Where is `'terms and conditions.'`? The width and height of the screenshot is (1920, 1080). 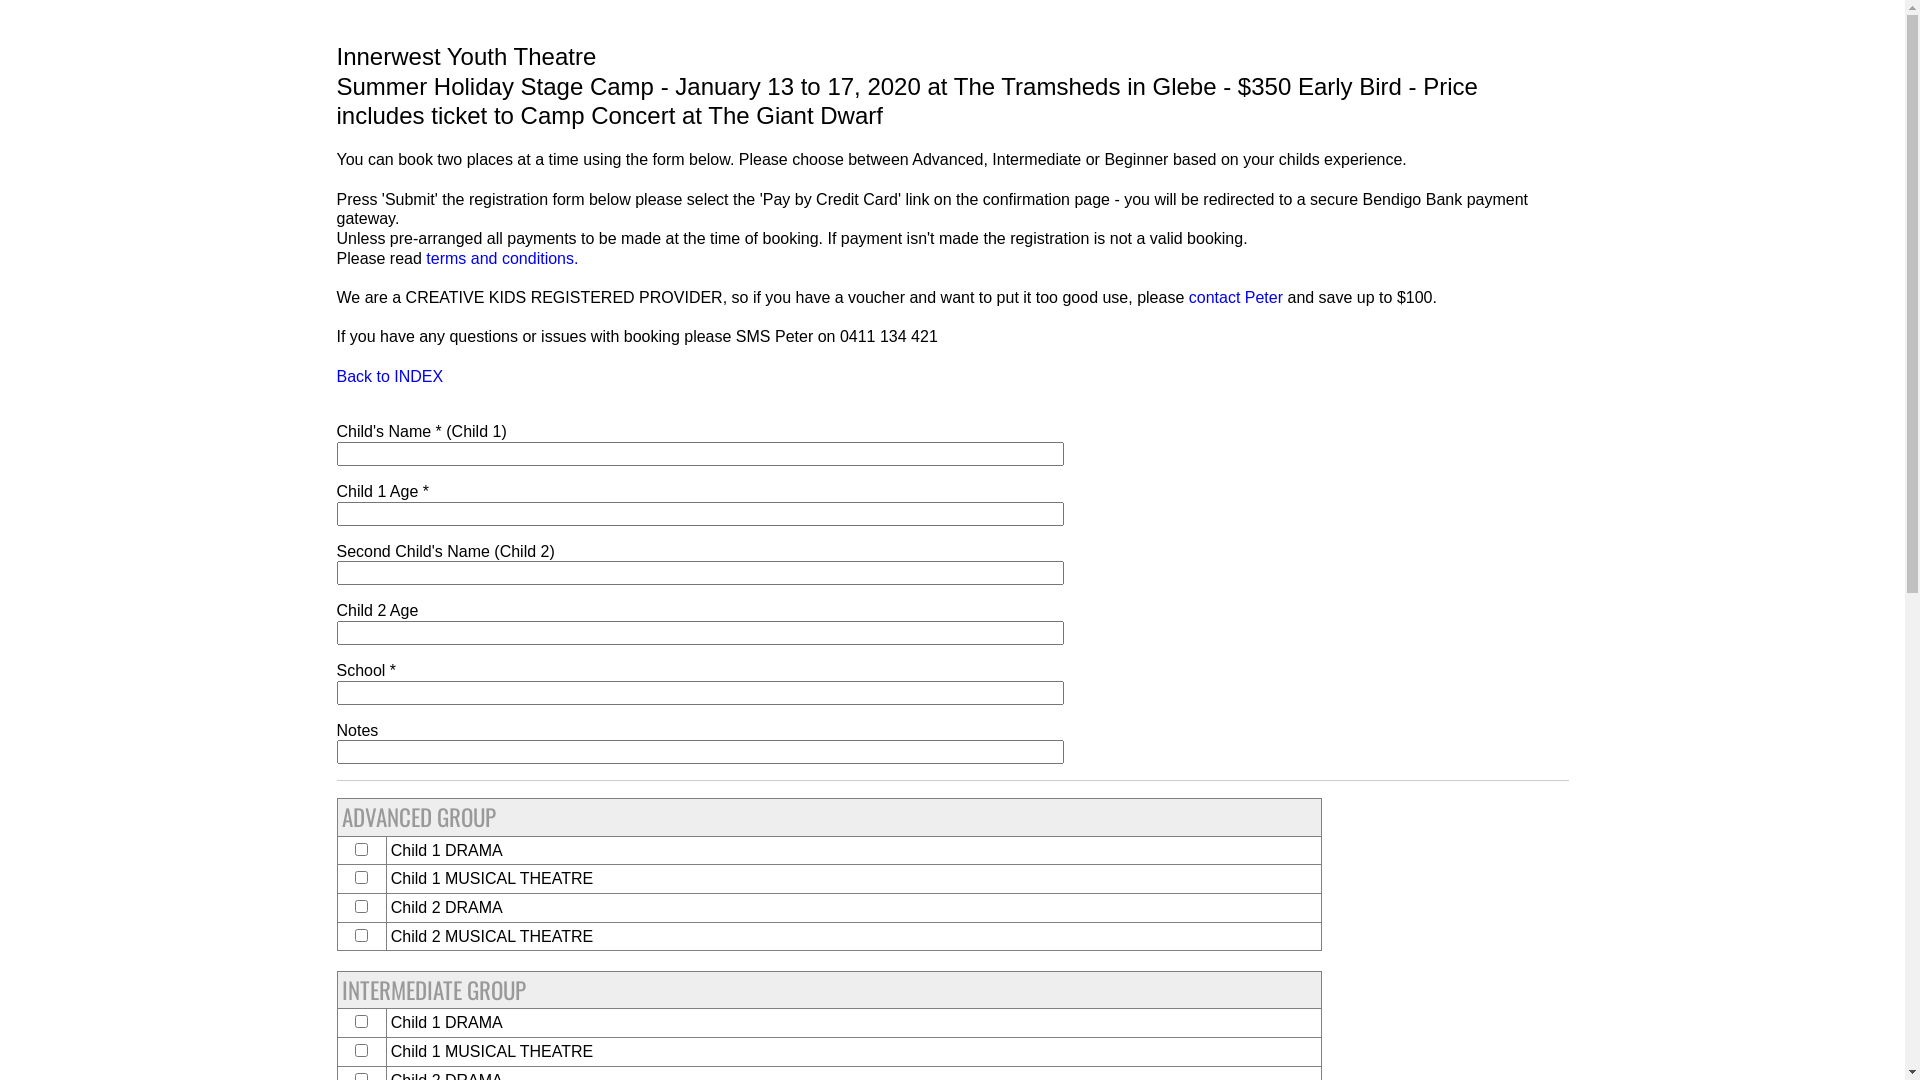 'terms and conditions.' is located at coordinates (502, 257).